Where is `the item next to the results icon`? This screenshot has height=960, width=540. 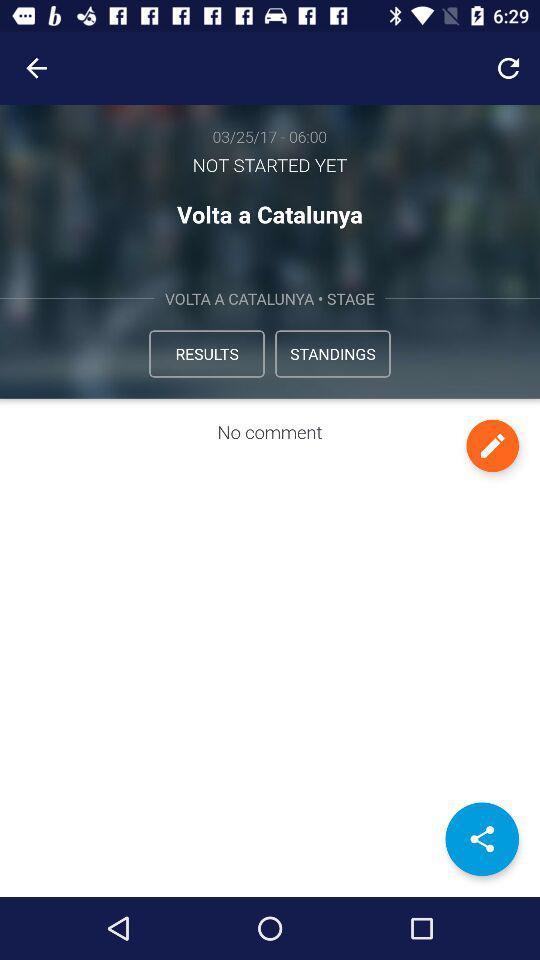 the item next to the results icon is located at coordinates (333, 353).